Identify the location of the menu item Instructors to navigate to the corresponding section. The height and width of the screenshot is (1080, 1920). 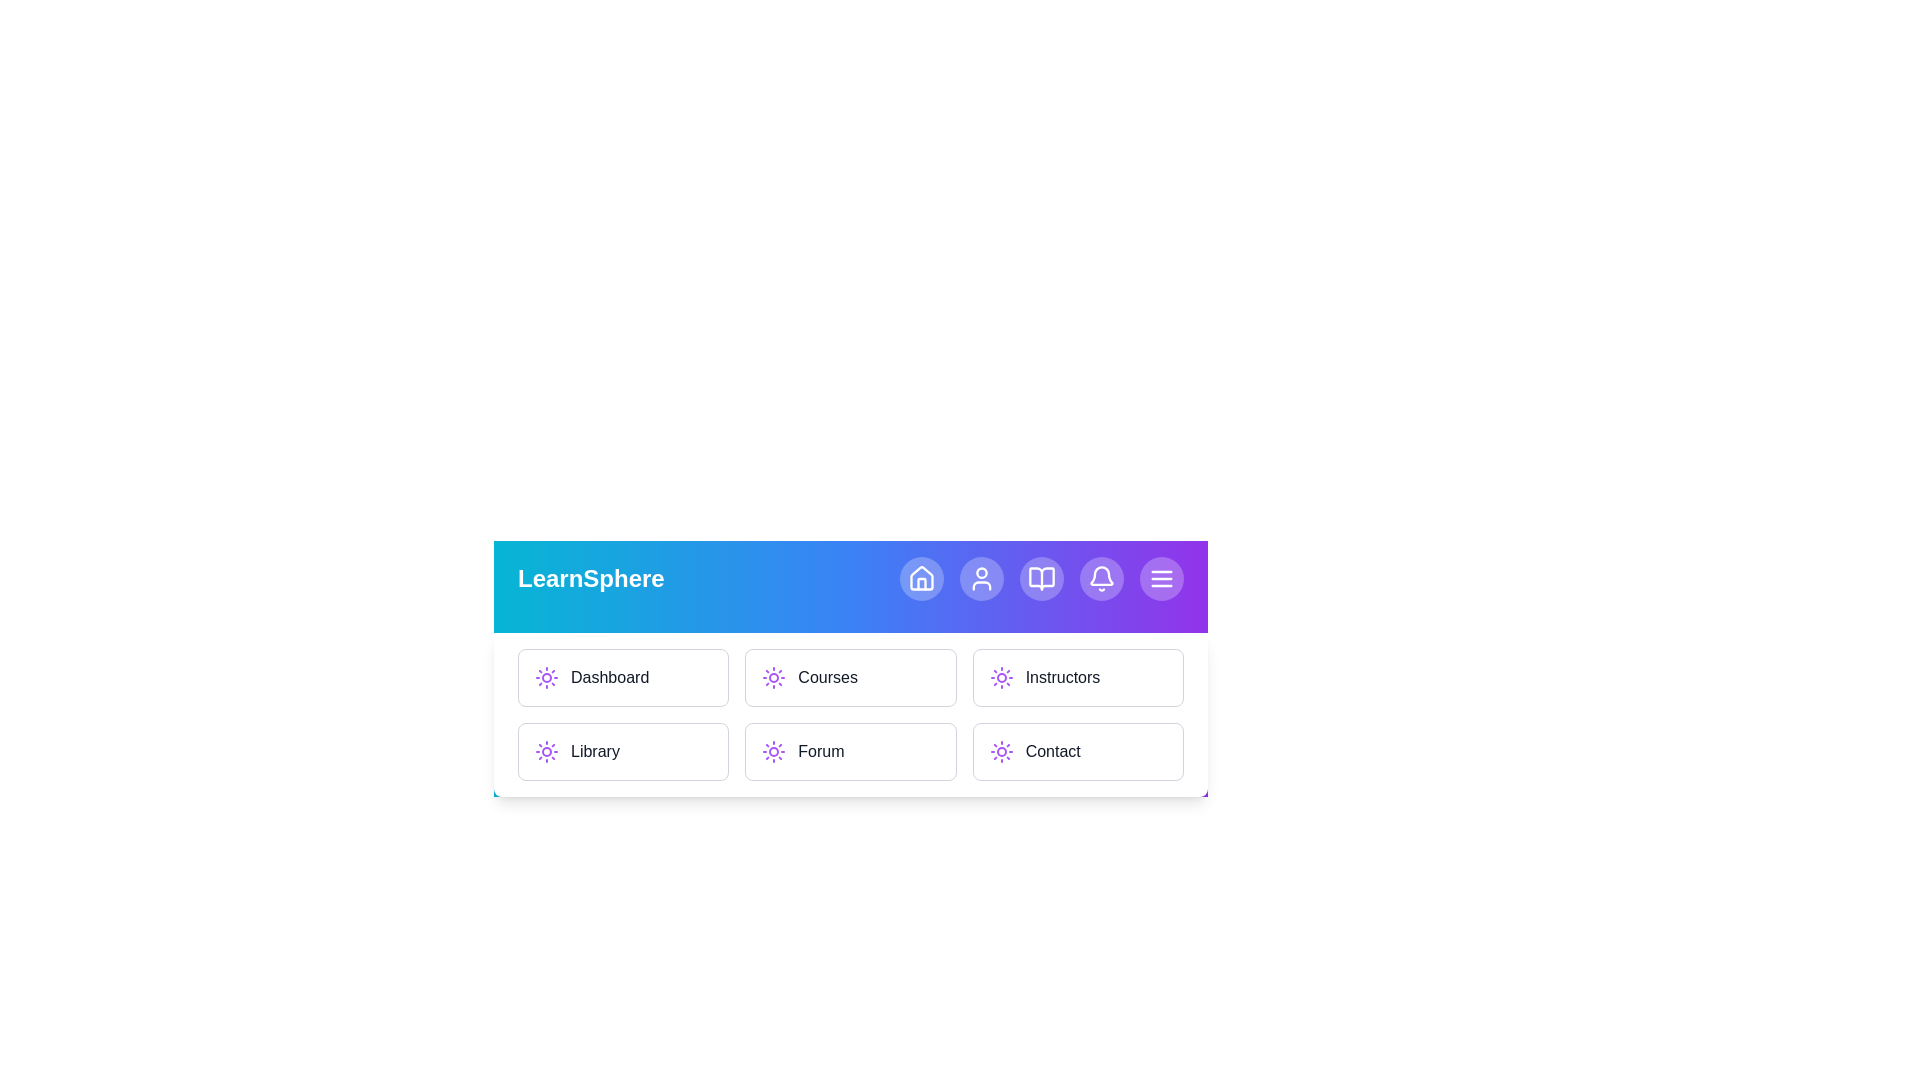
(1077, 677).